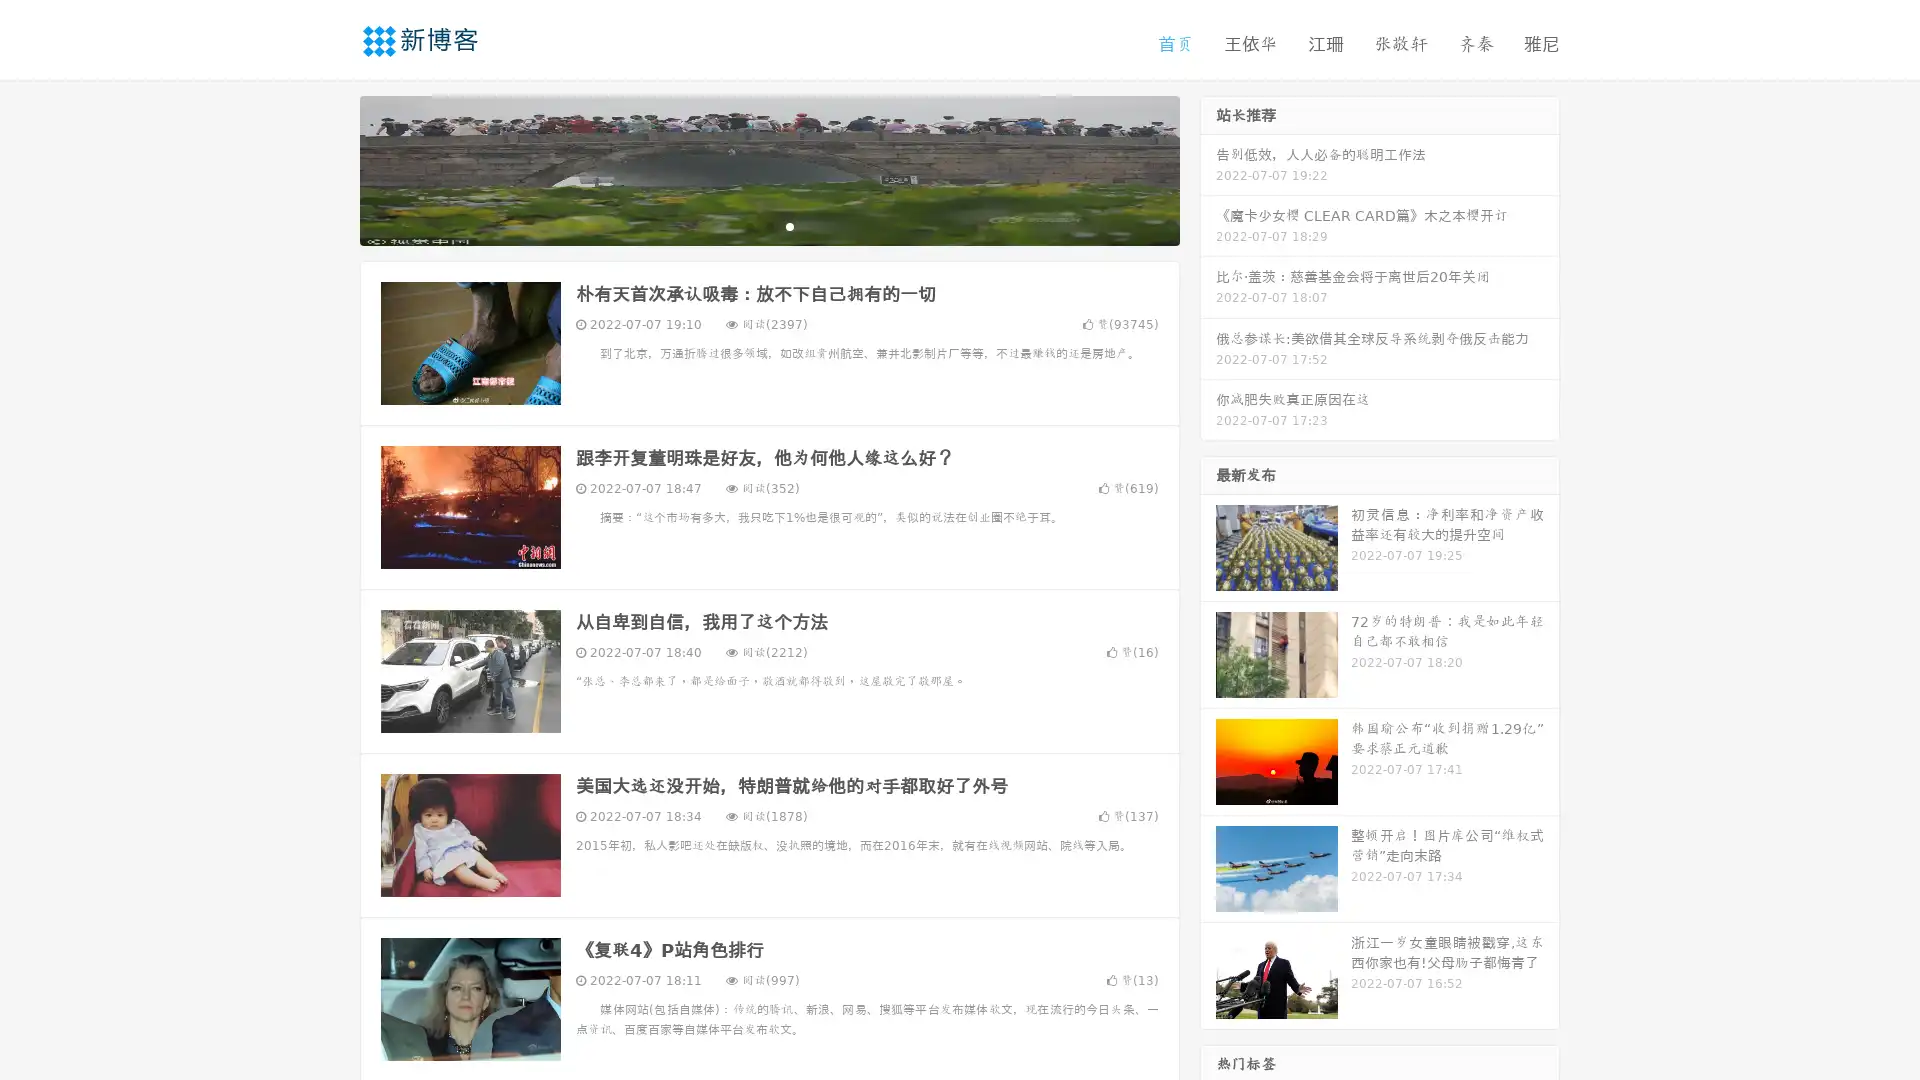 This screenshot has width=1920, height=1080. I want to click on Previous slide, so click(330, 168).